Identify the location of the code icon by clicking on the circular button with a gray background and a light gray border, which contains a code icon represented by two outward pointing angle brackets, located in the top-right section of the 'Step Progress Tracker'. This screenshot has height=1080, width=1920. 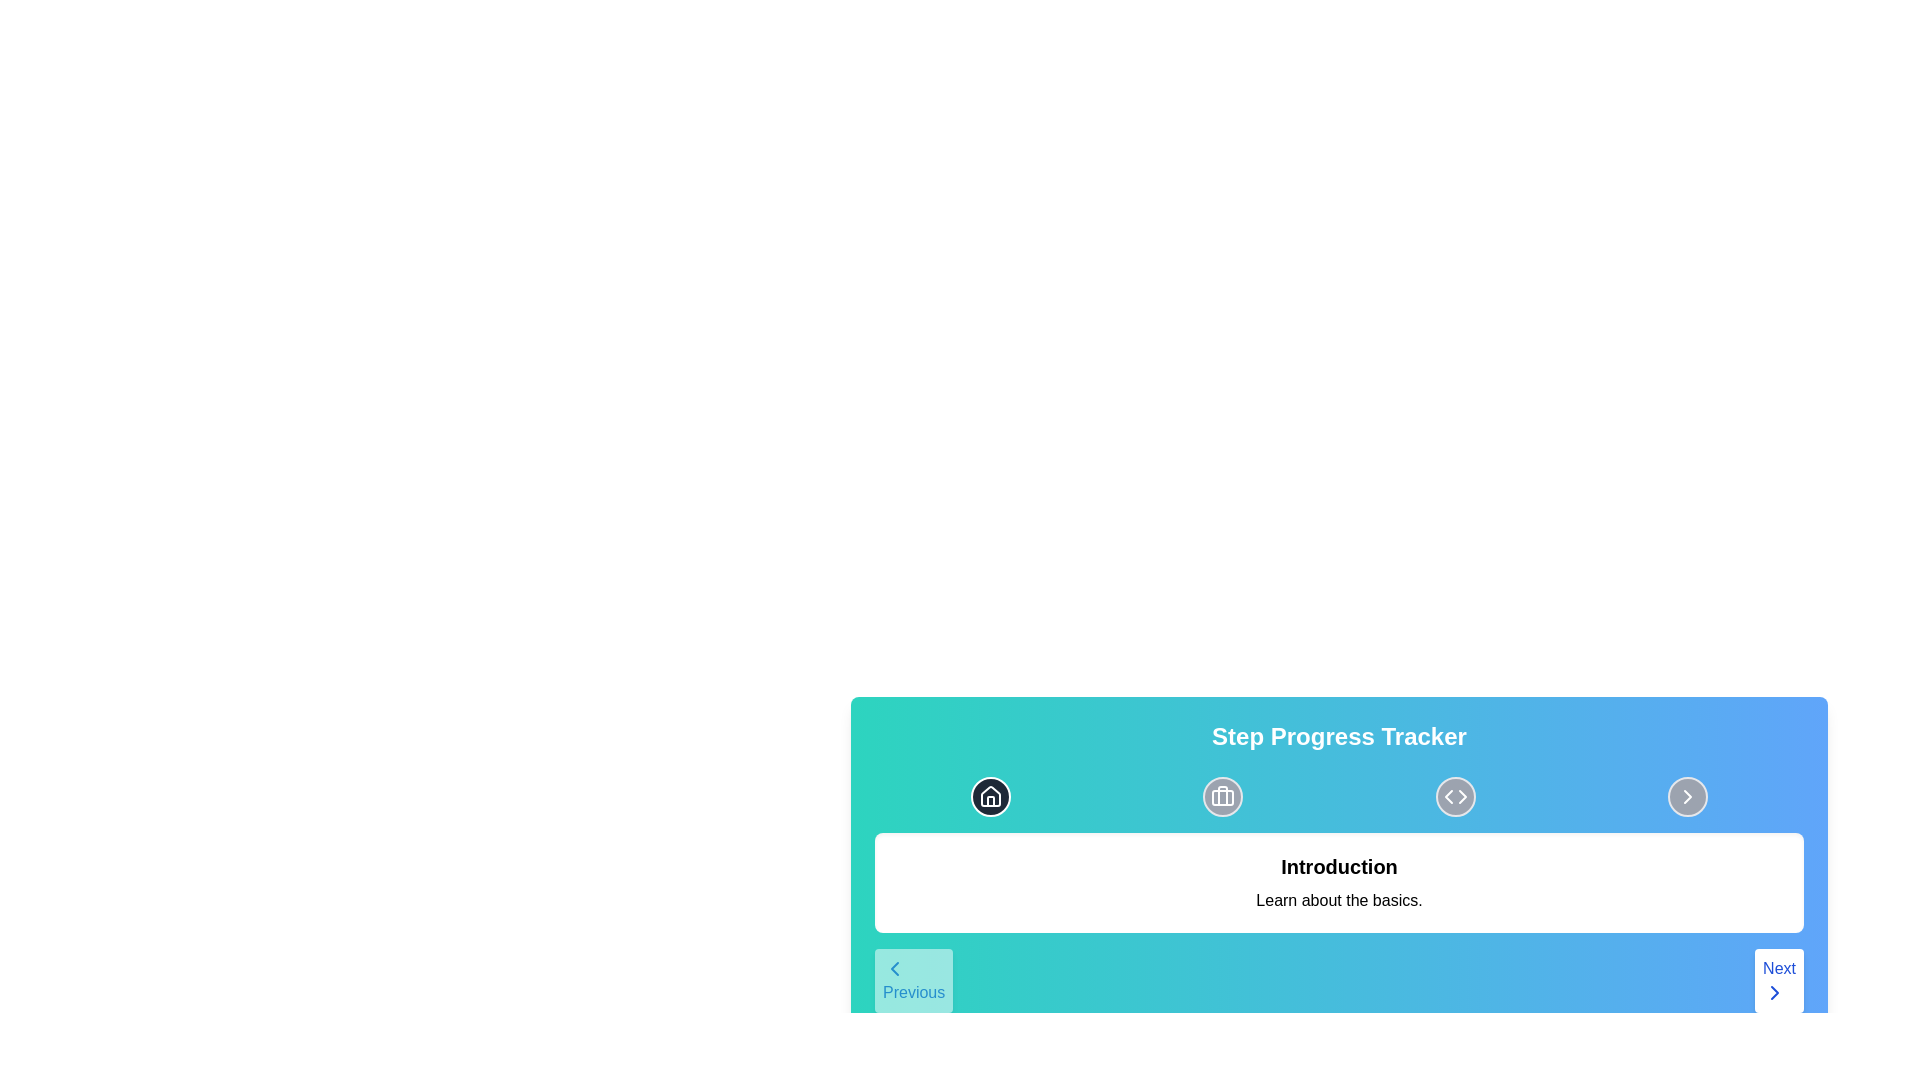
(1455, 796).